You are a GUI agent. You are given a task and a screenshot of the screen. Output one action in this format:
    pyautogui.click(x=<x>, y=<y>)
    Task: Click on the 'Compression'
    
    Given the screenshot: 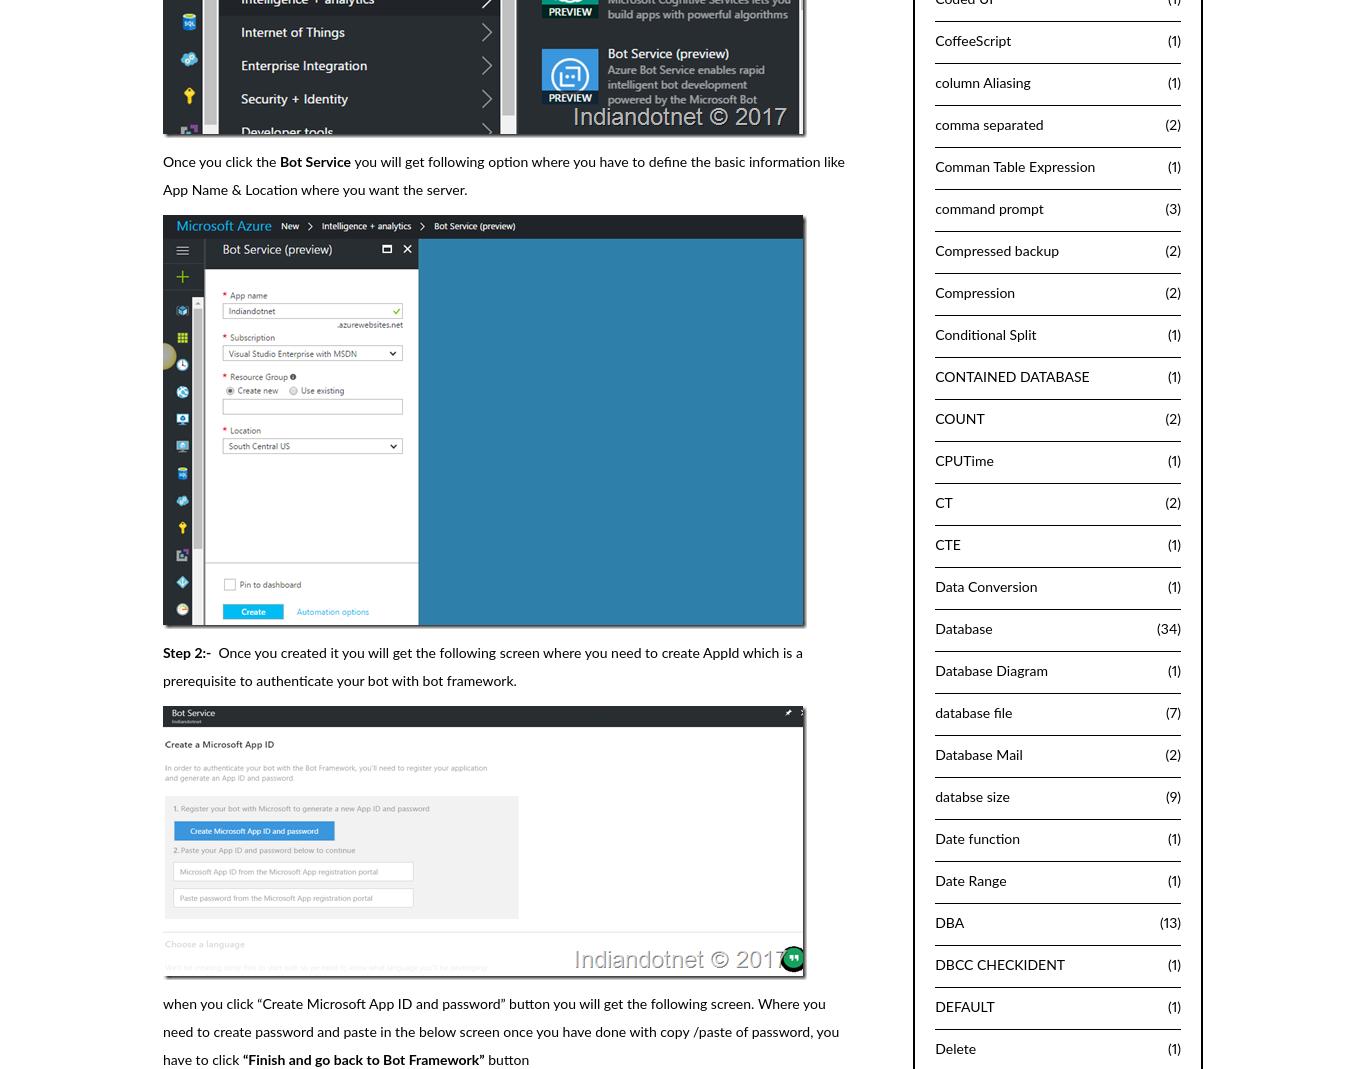 What is the action you would take?
    pyautogui.click(x=975, y=292)
    